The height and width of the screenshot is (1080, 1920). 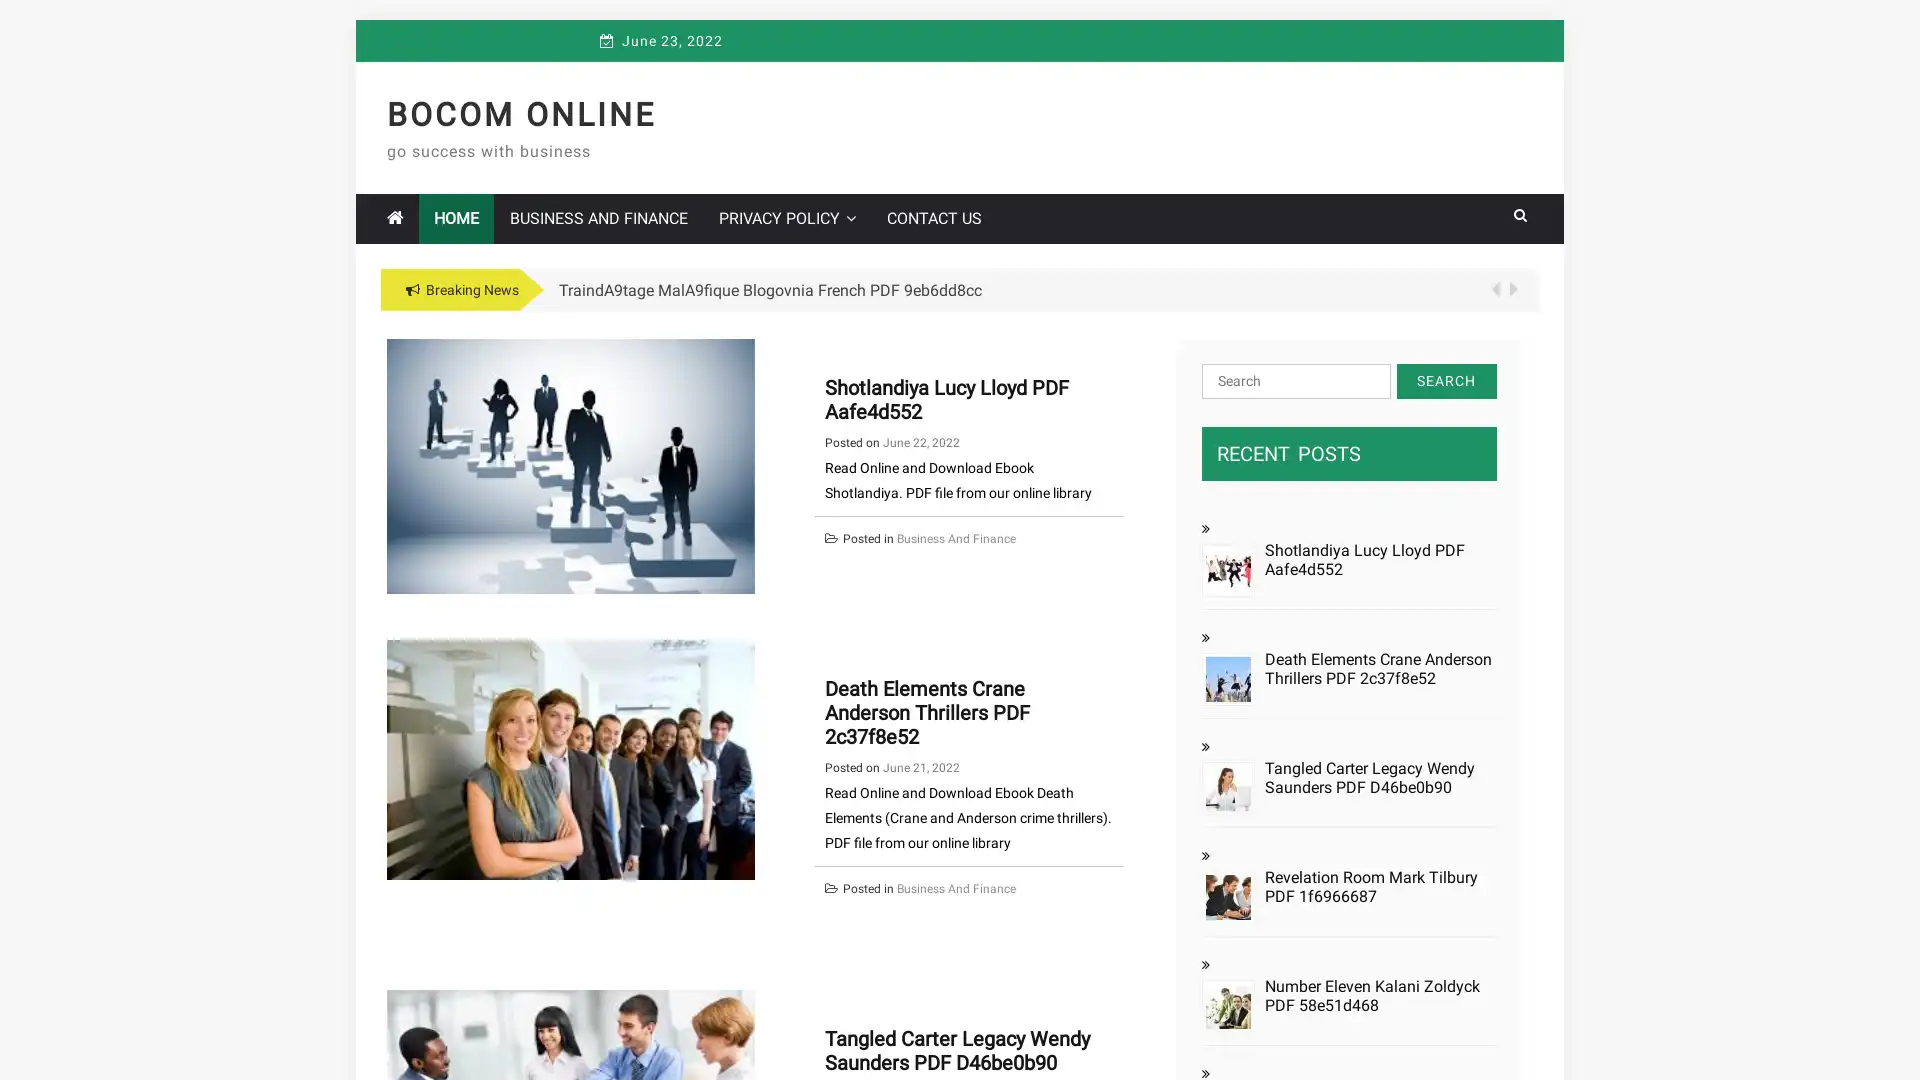 What do you see at coordinates (1445, 380) in the screenshot?
I see `Search` at bounding box center [1445, 380].